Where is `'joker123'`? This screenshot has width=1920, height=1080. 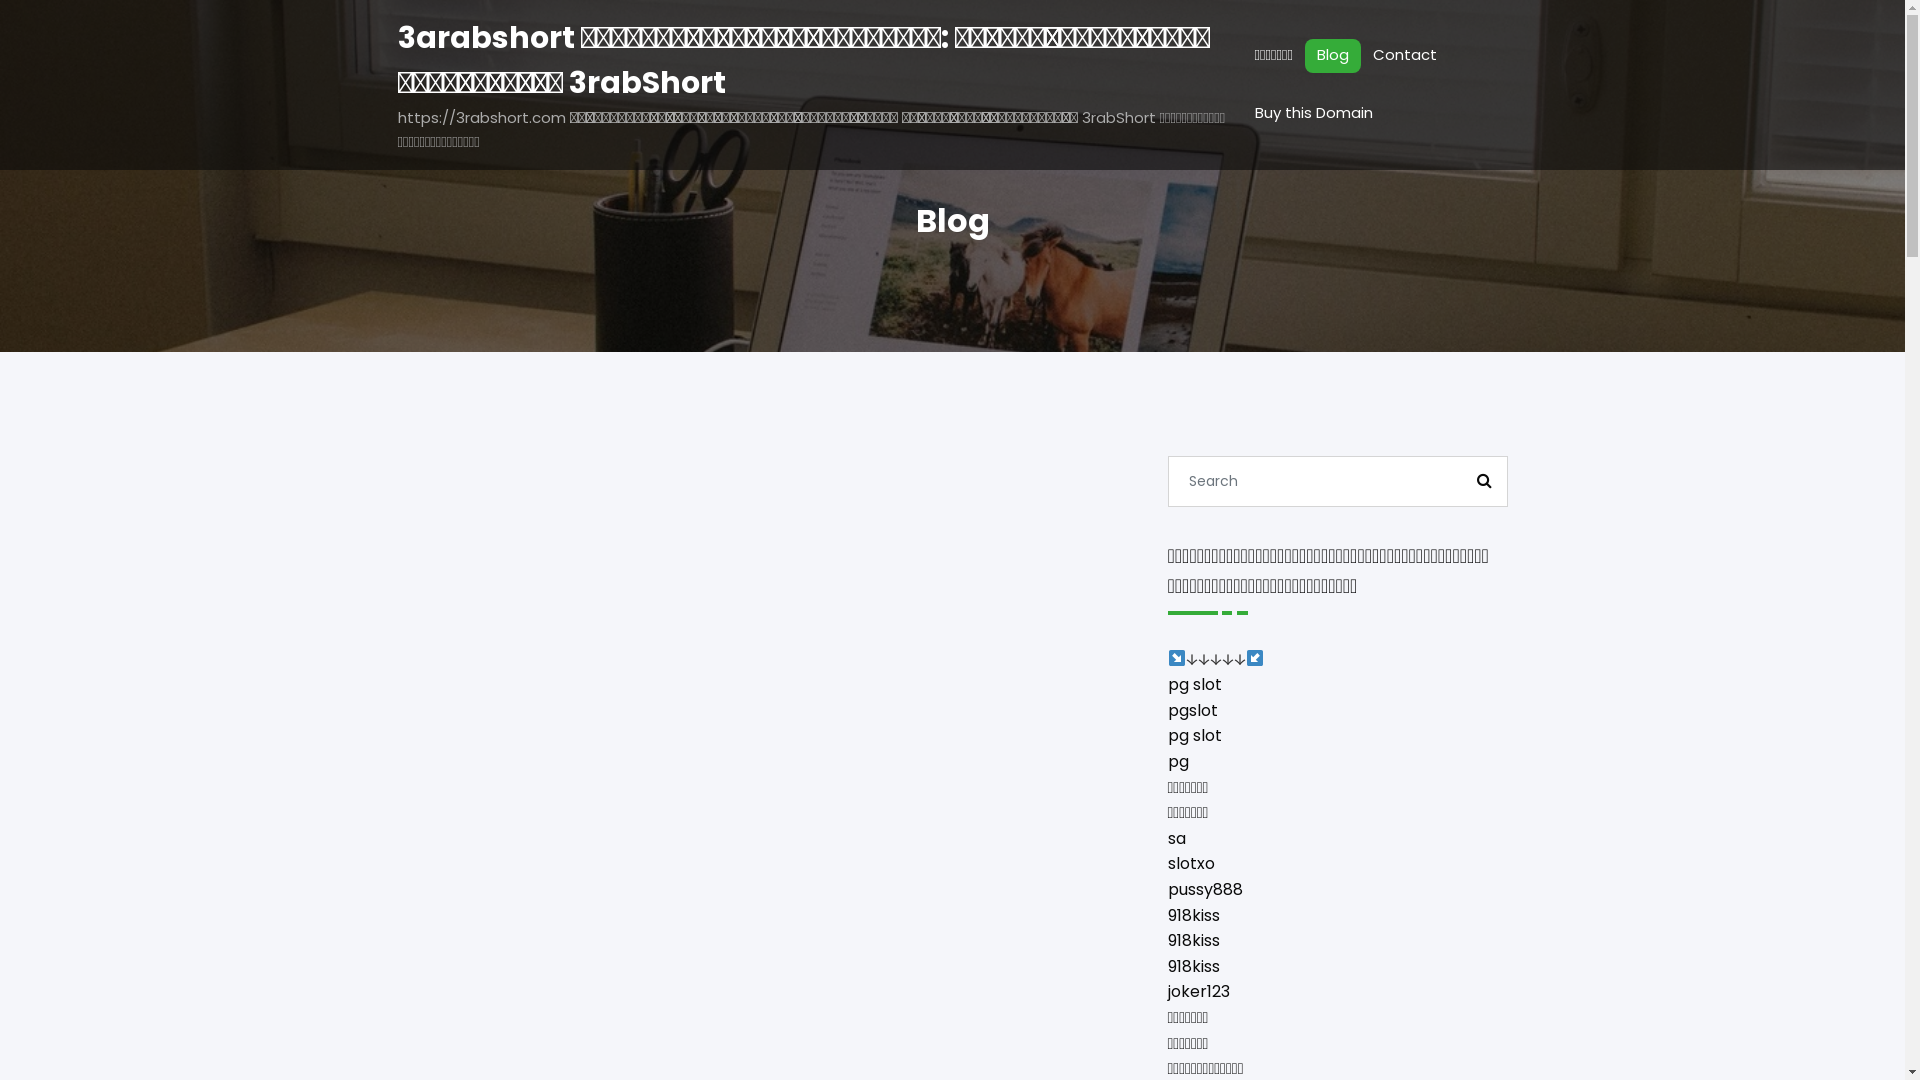 'joker123' is located at coordinates (1167, 991).